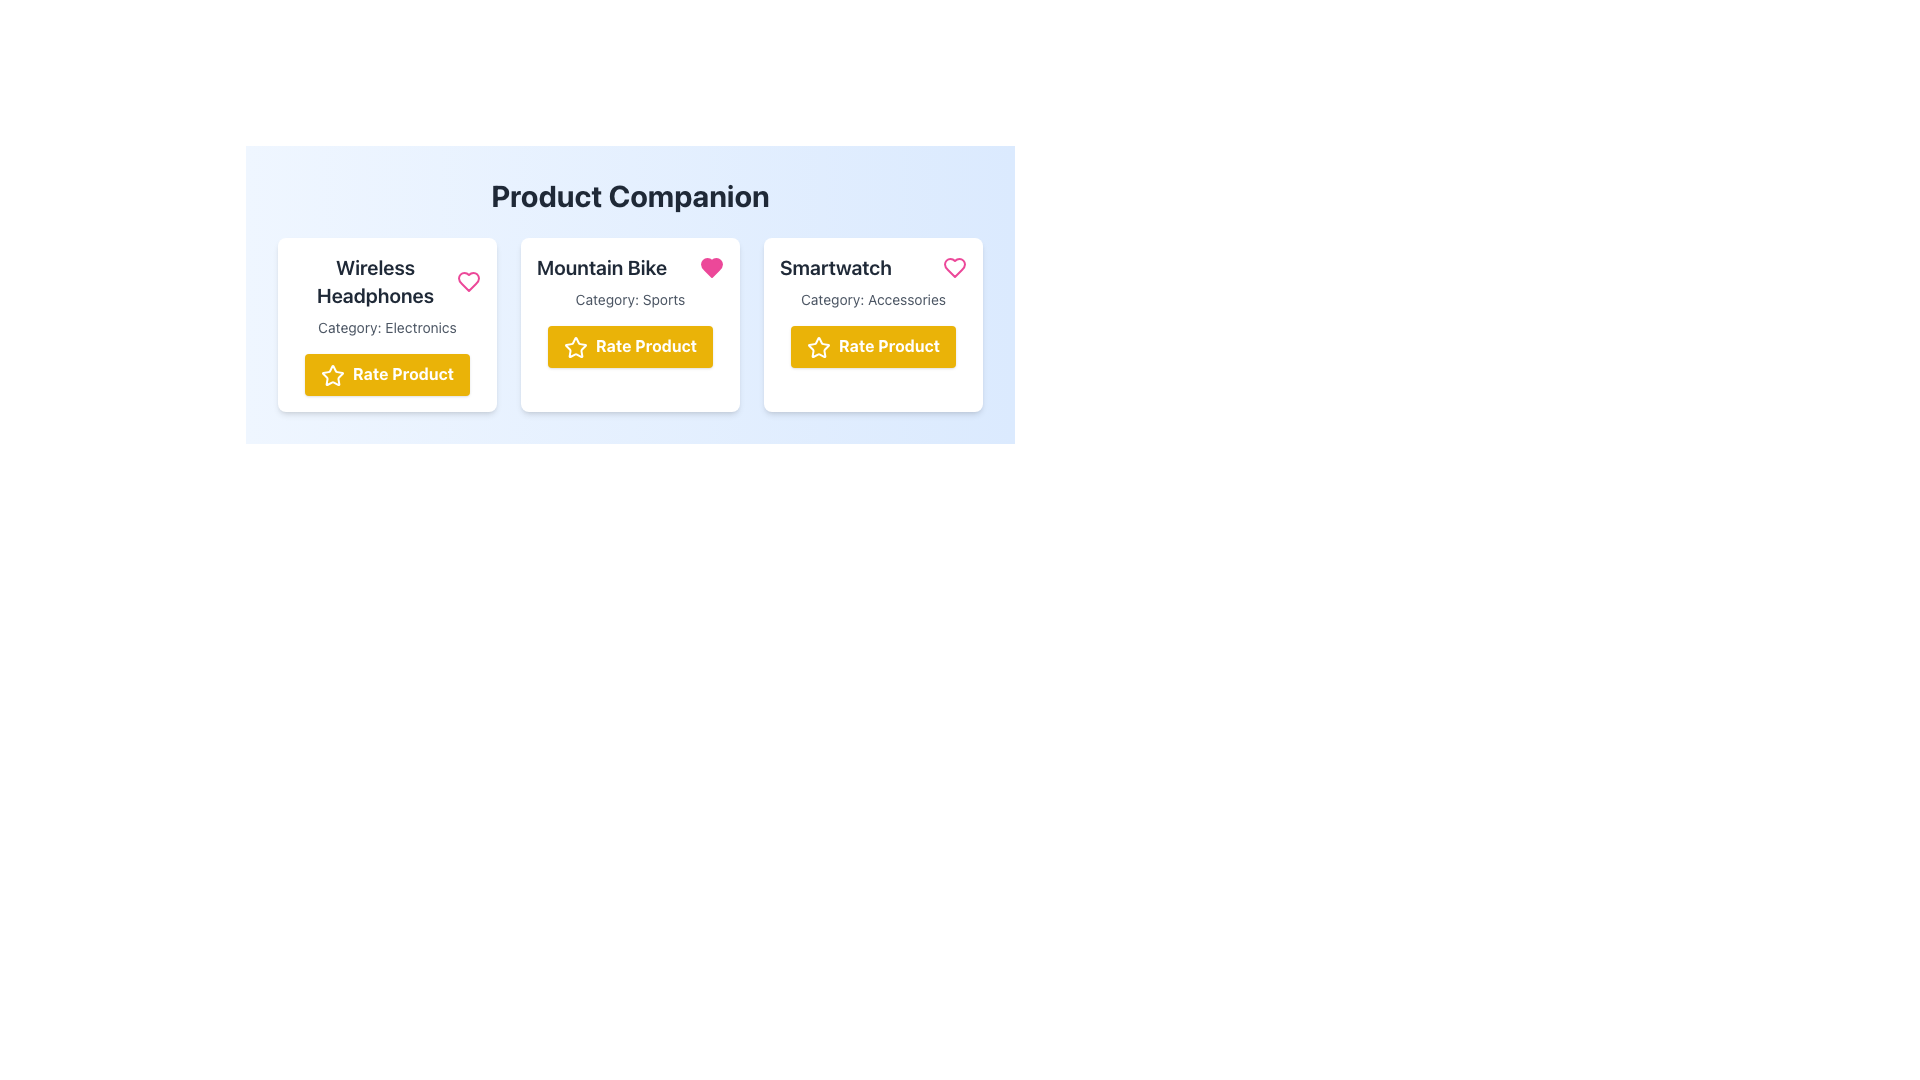  What do you see at coordinates (332, 375) in the screenshot?
I see `the decorative rating icon associated with the 'Rate Product' button located in the second card under 'Product Companion' heading` at bounding box center [332, 375].